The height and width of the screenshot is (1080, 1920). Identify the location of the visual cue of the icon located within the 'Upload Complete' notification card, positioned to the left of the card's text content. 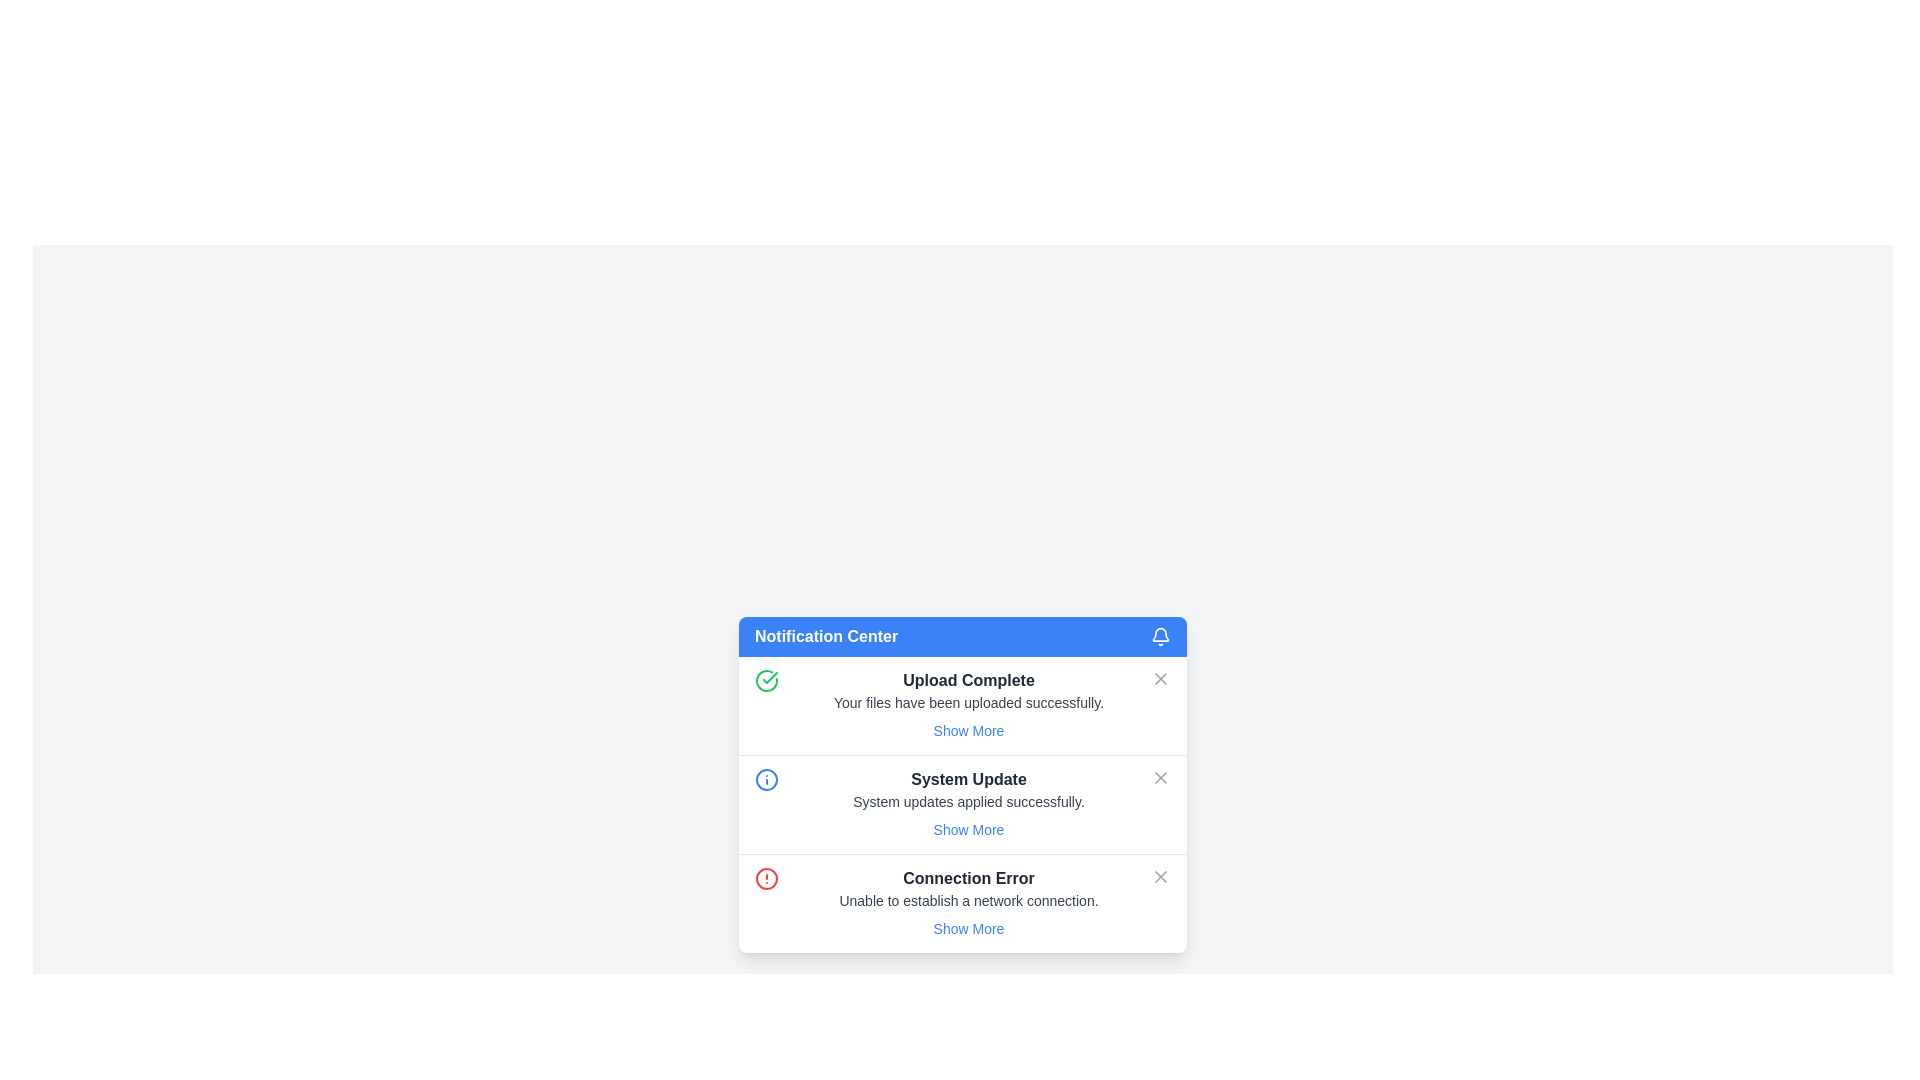
(769, 677).